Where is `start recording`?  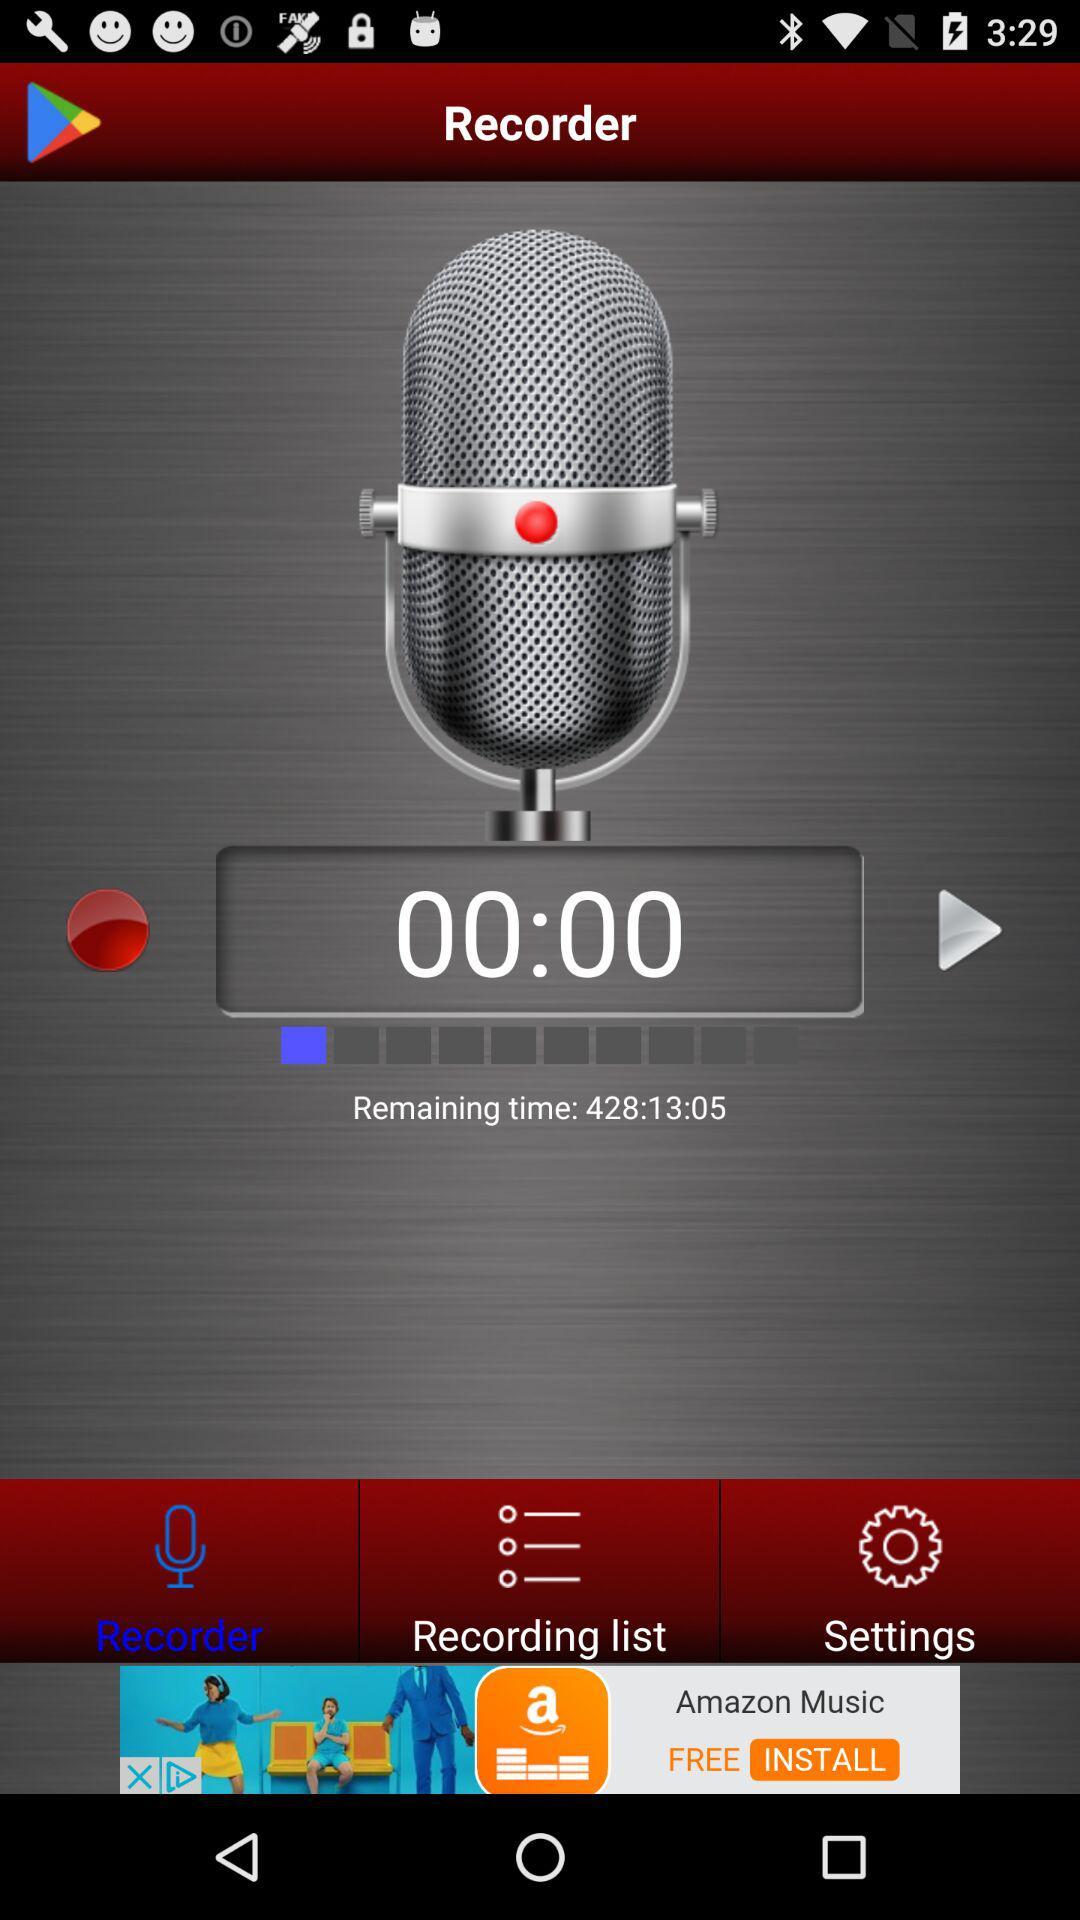
start recording is located at coordinates (108, 929).